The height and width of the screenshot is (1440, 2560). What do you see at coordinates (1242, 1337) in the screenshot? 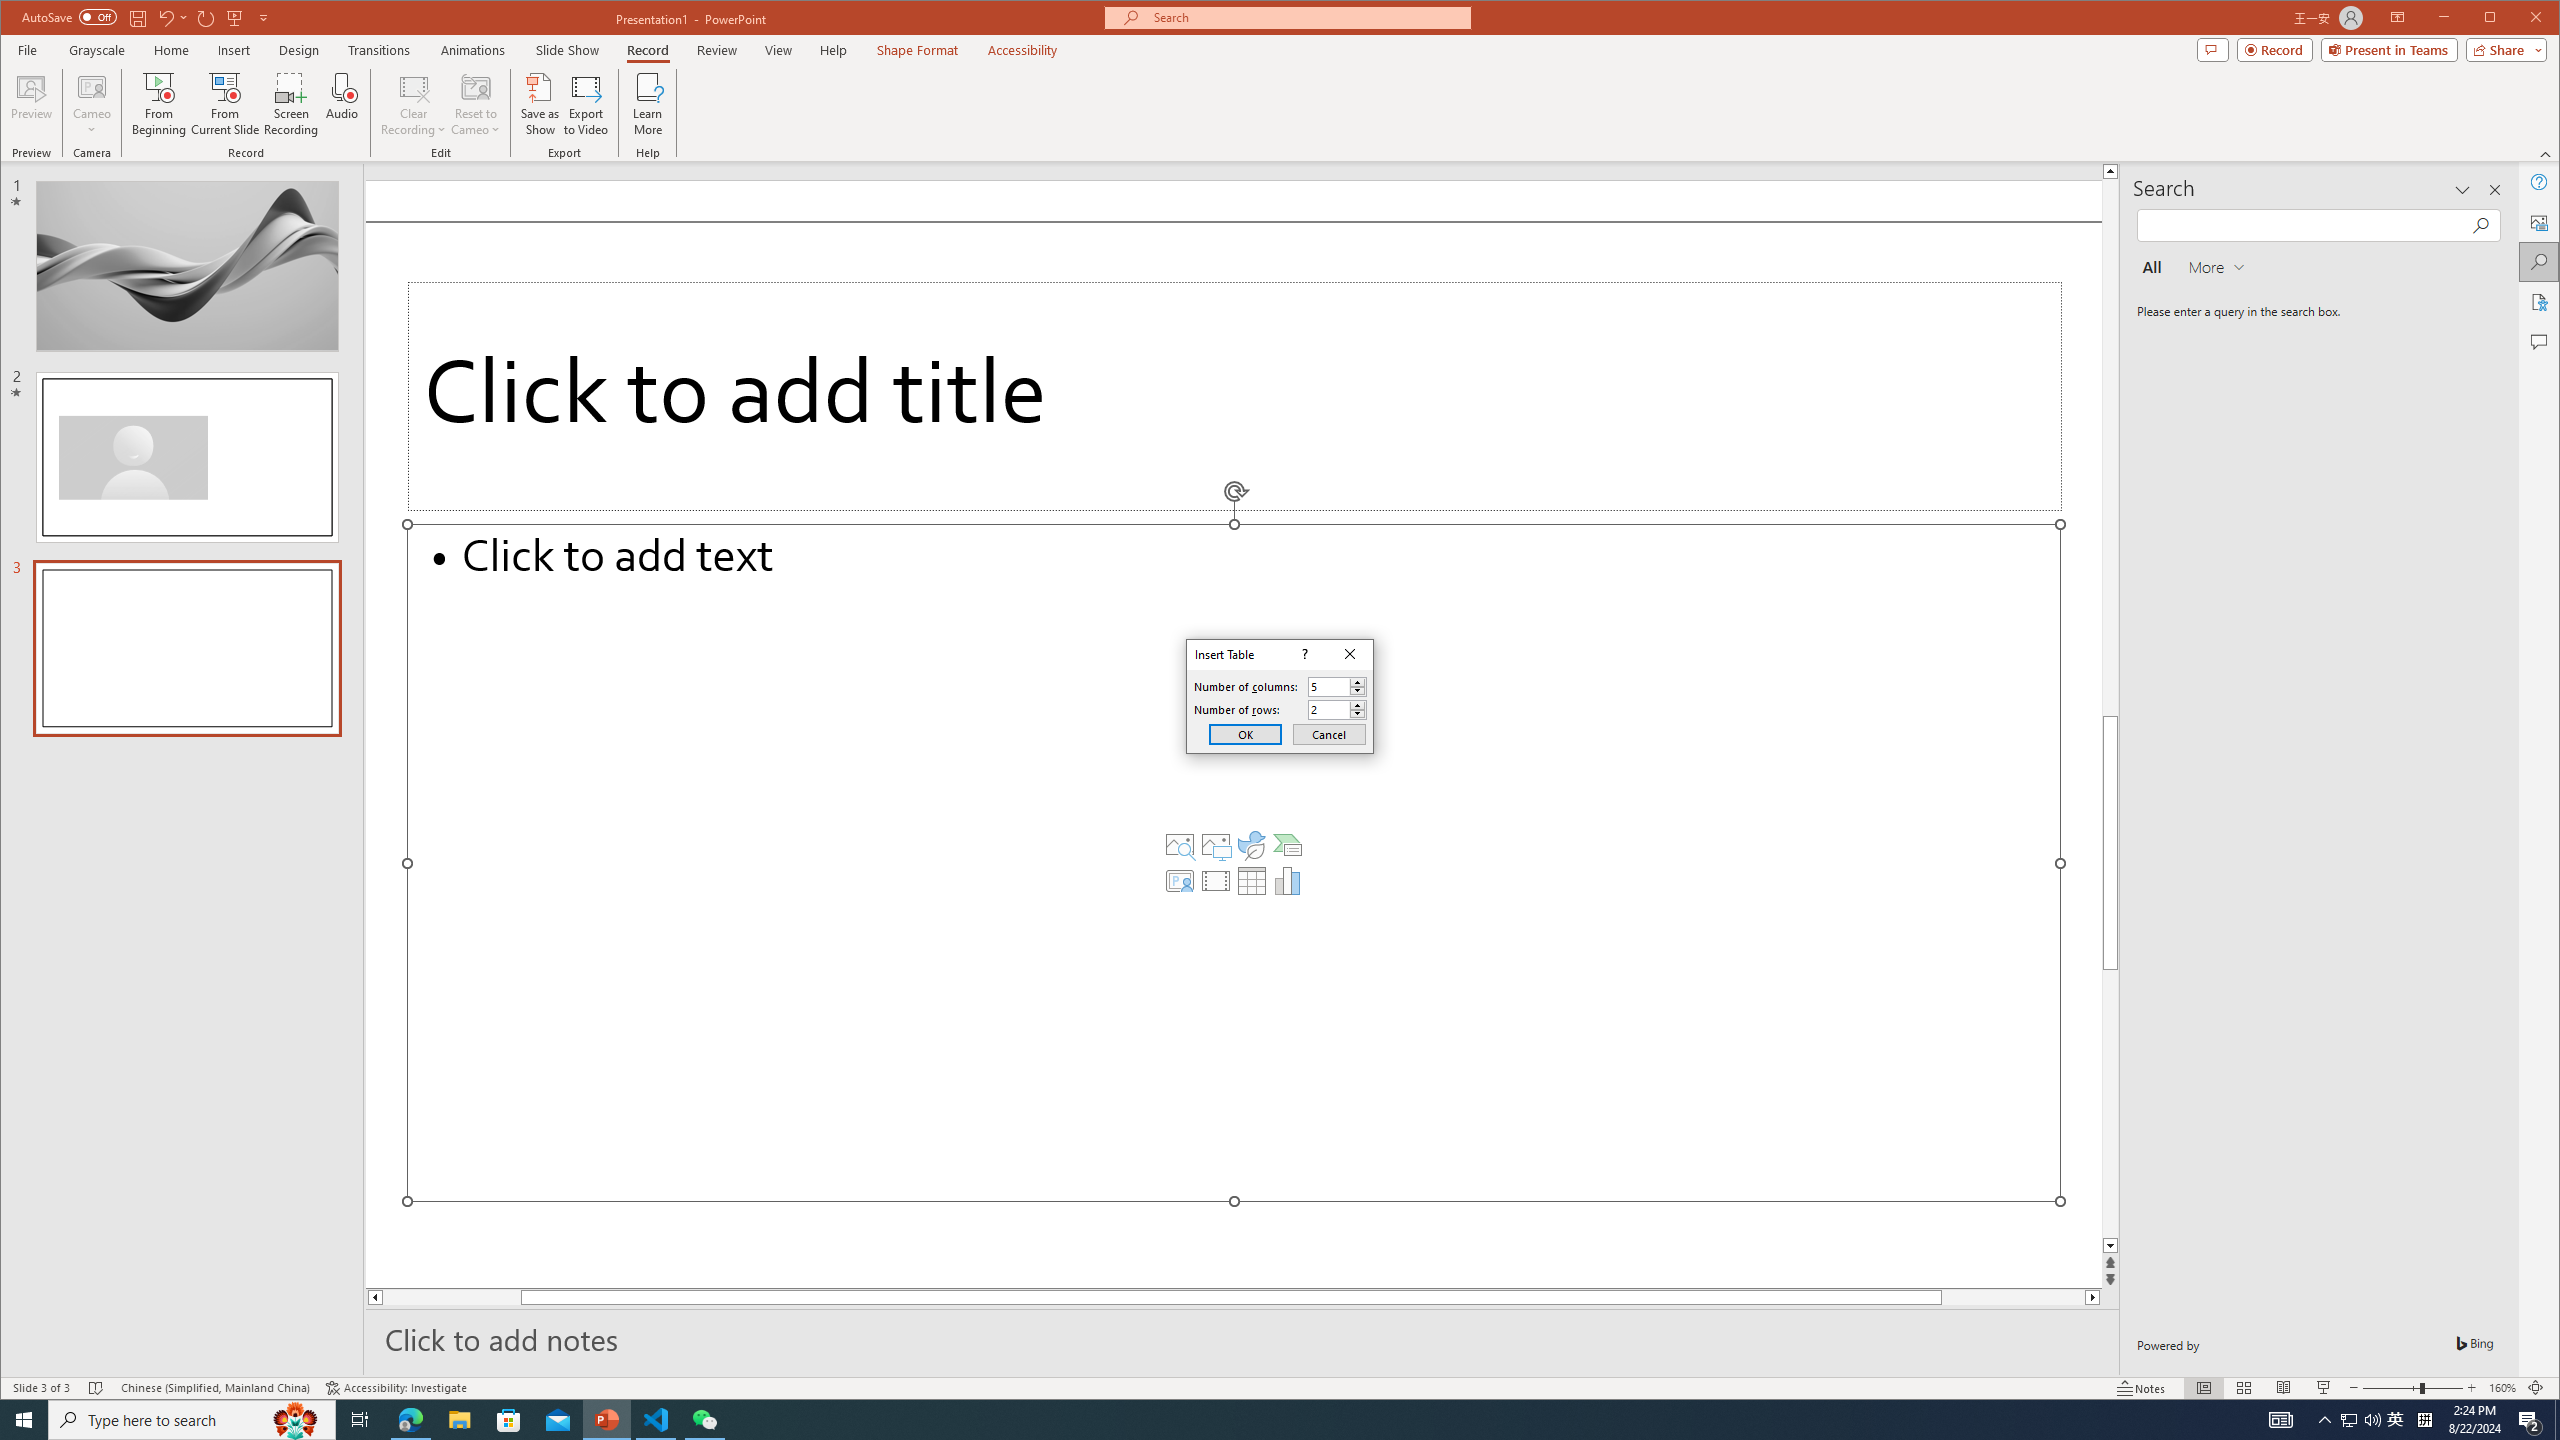
I see `'Slide Notes'` at bounding box center [1242, 1337].